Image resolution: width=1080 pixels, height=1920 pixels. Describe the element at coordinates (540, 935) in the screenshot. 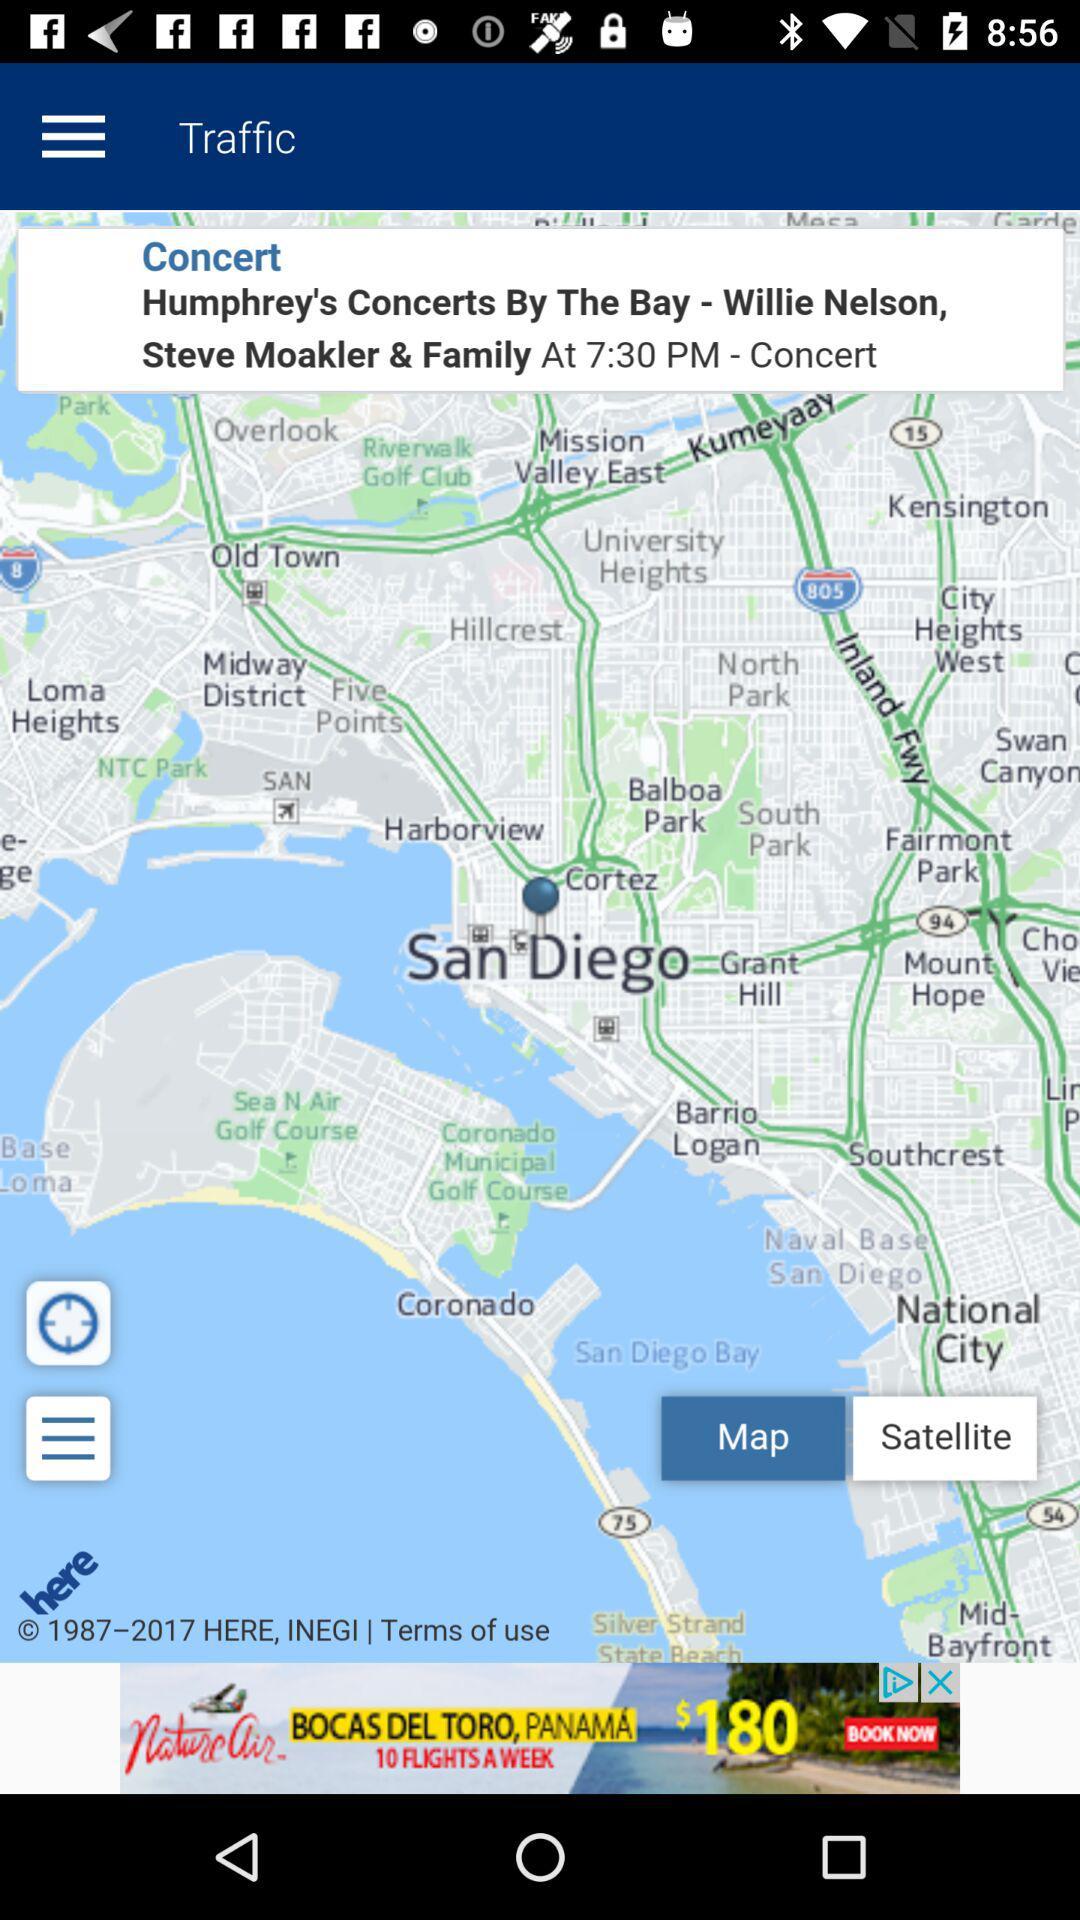

I see `view all` at that location.